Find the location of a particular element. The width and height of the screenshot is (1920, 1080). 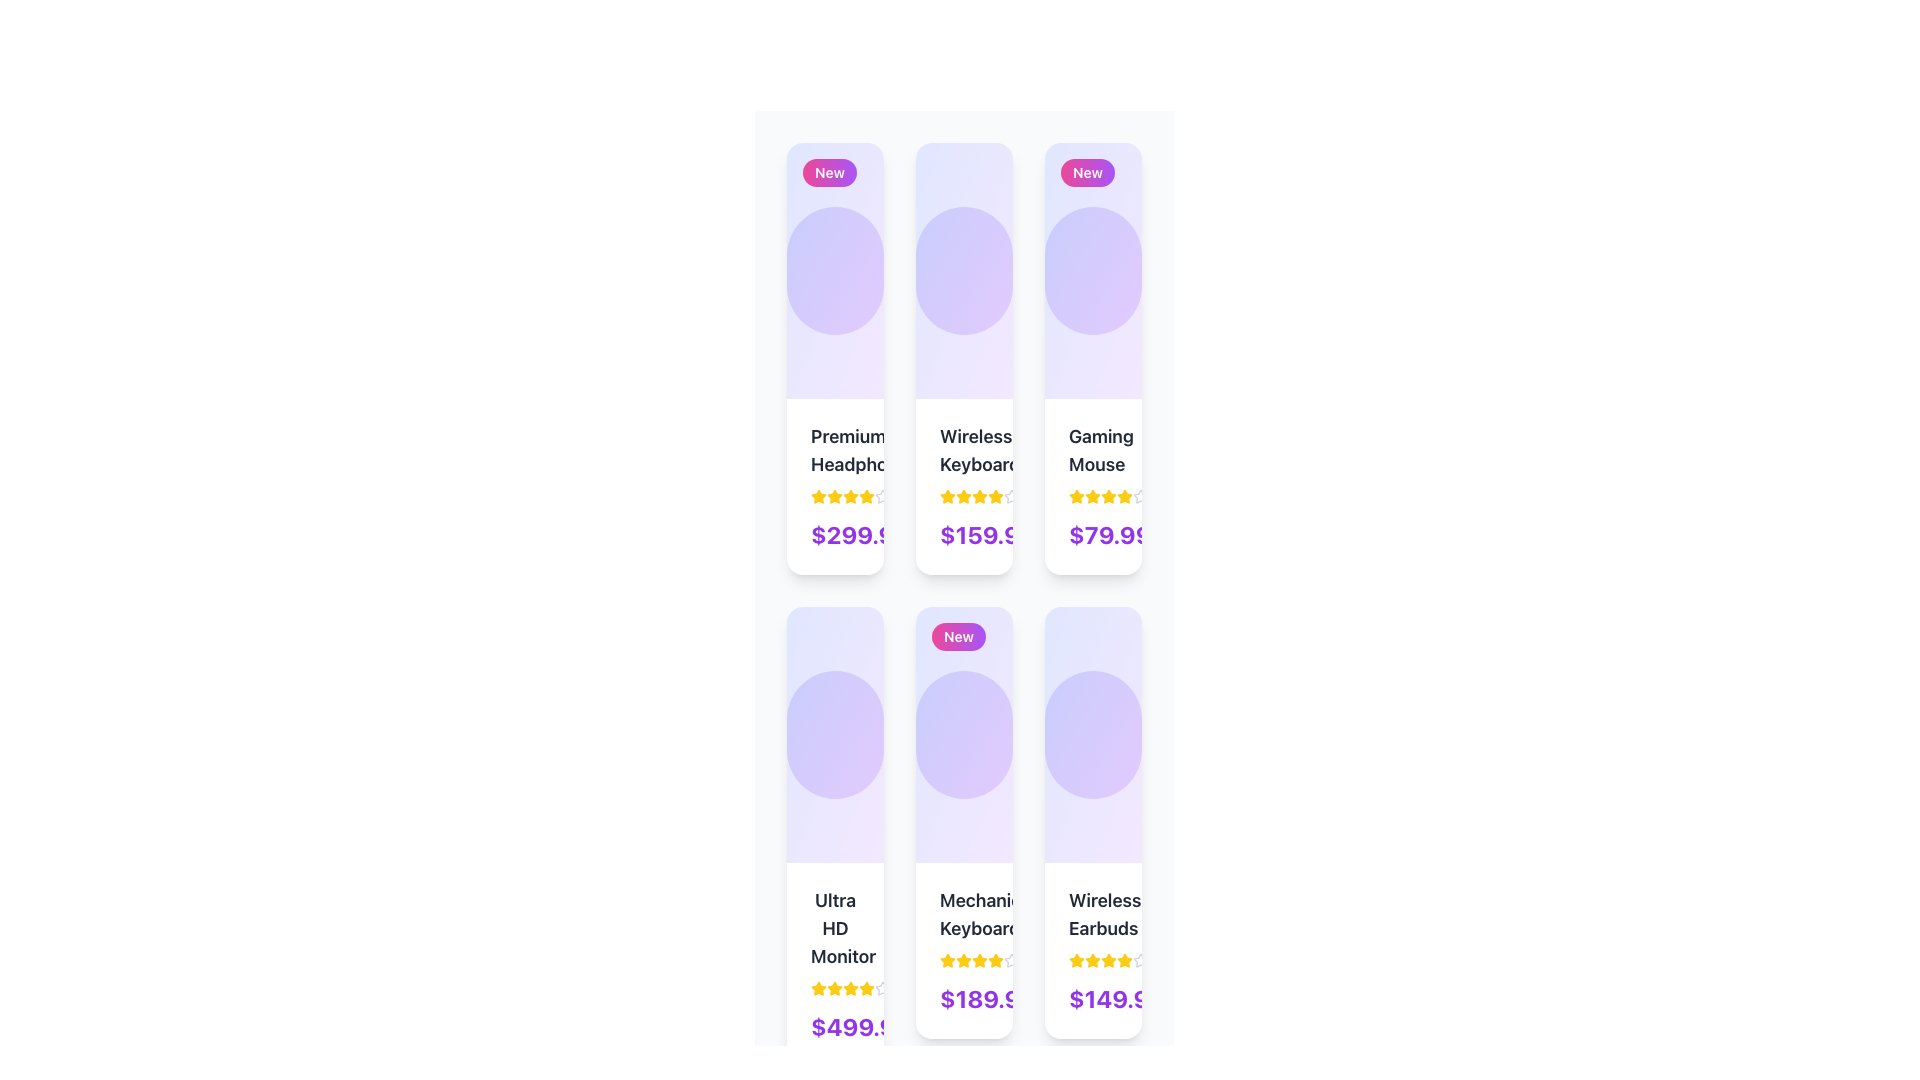

the third yellow star icon in the 5-star rating display is located at coordinates (1092, 959).